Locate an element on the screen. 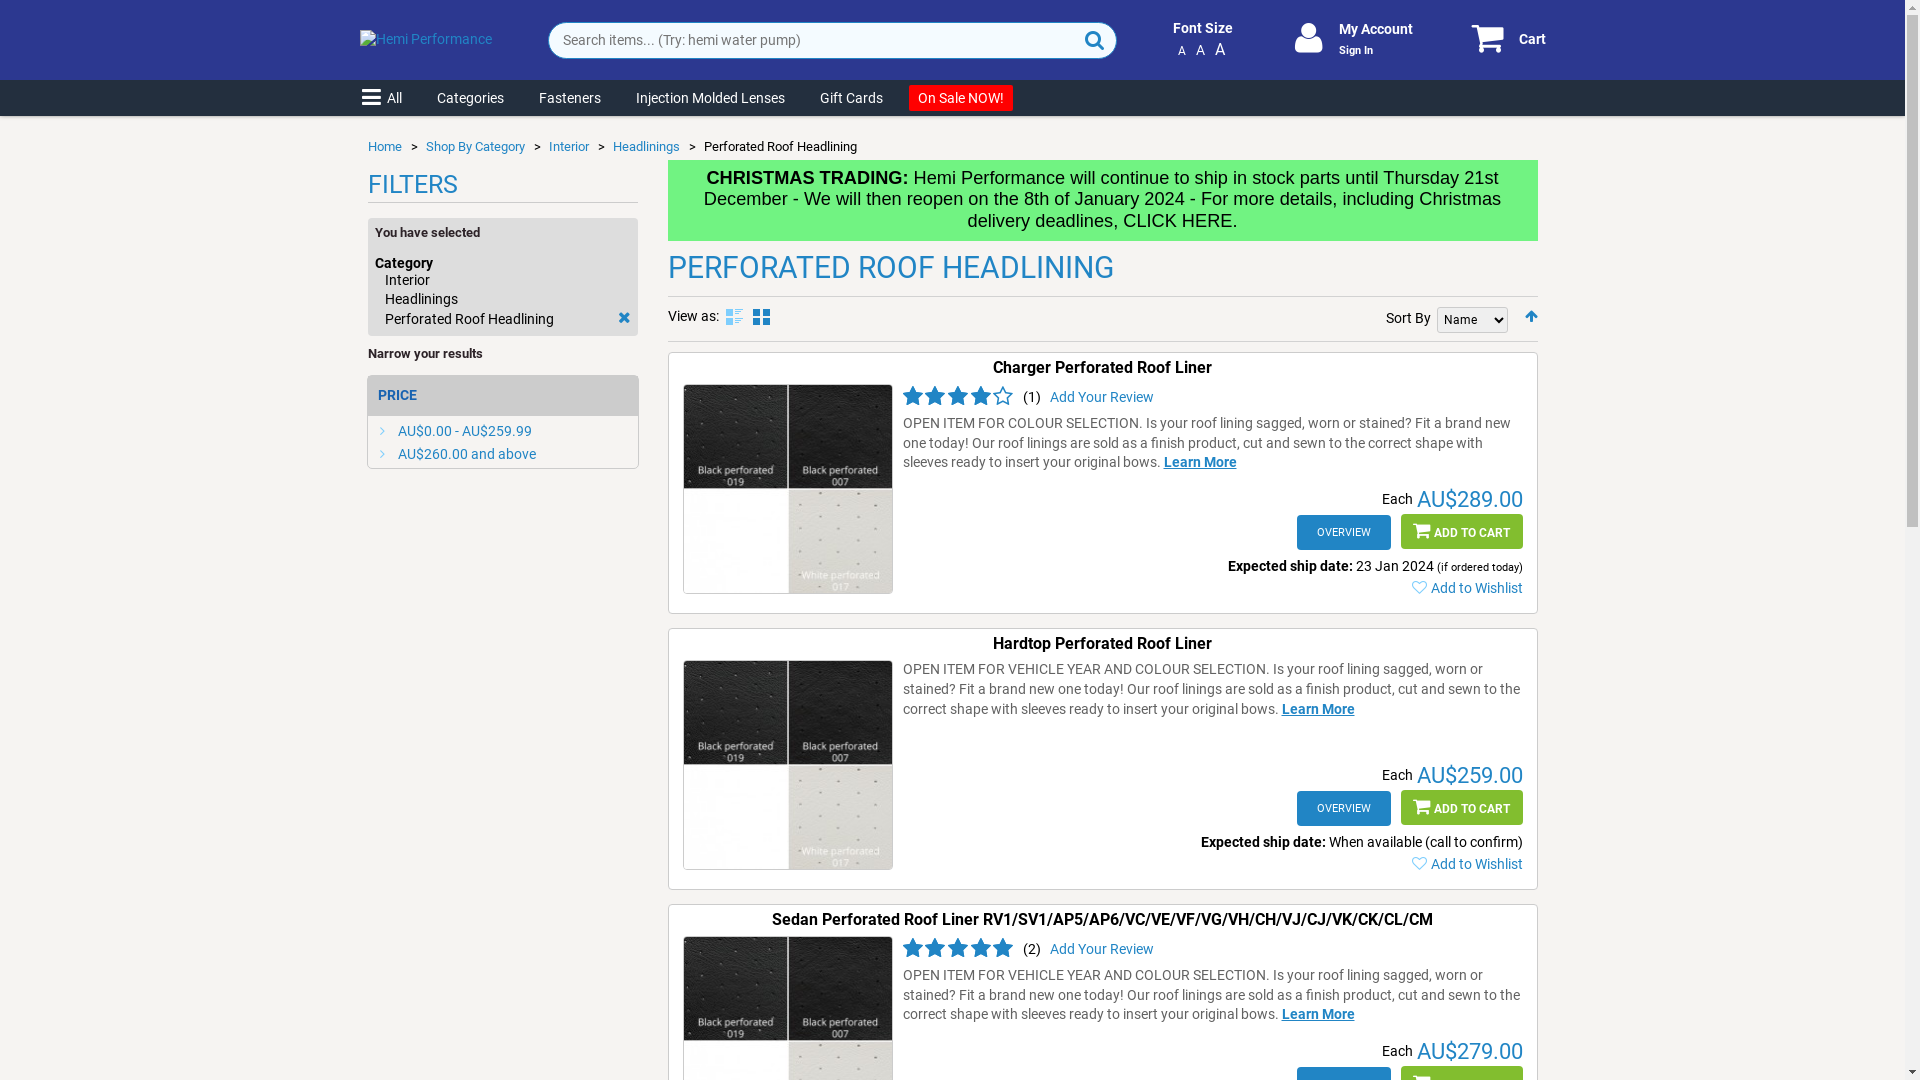  'Cart' is located at coordinates (1530, 38).